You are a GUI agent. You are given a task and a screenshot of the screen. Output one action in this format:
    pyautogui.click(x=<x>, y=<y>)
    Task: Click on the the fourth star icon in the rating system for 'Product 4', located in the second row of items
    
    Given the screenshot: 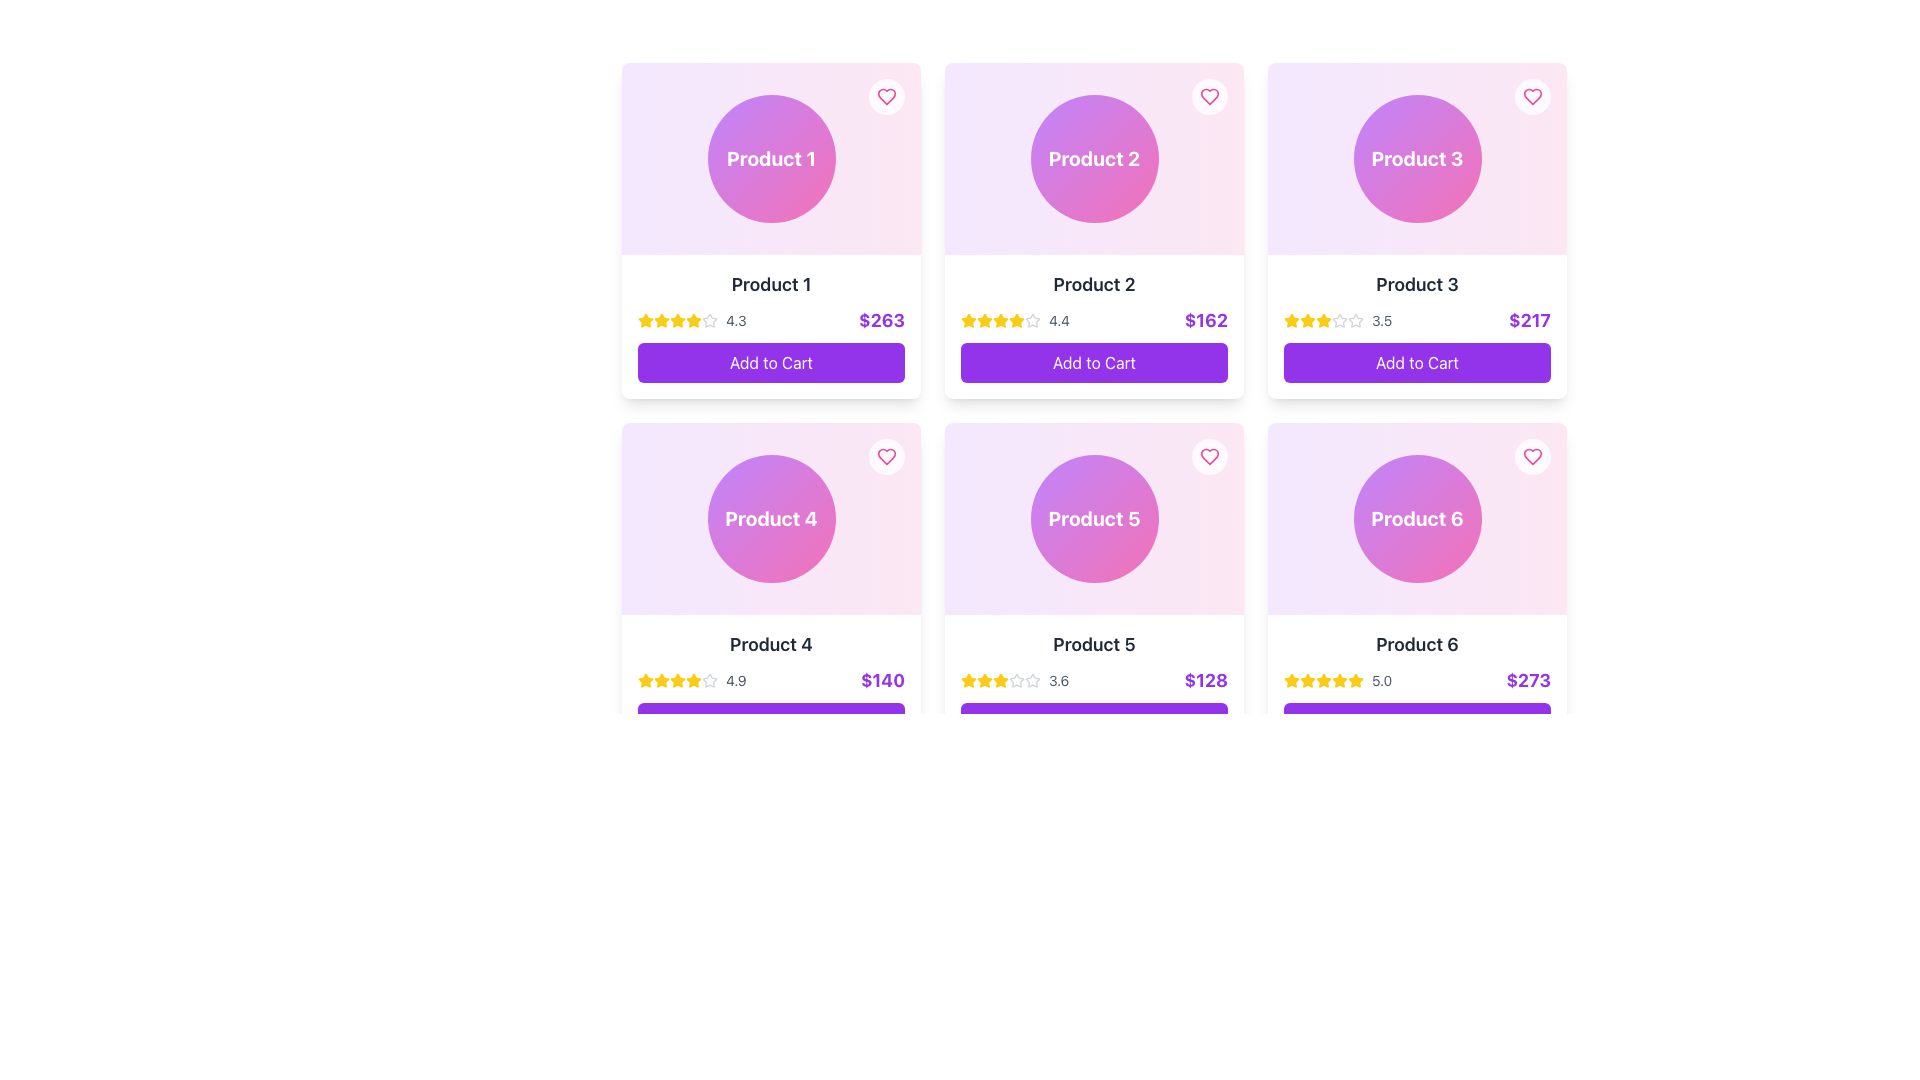 What is the action you would take?
    pyautogui.click(x=677, y=680)
    